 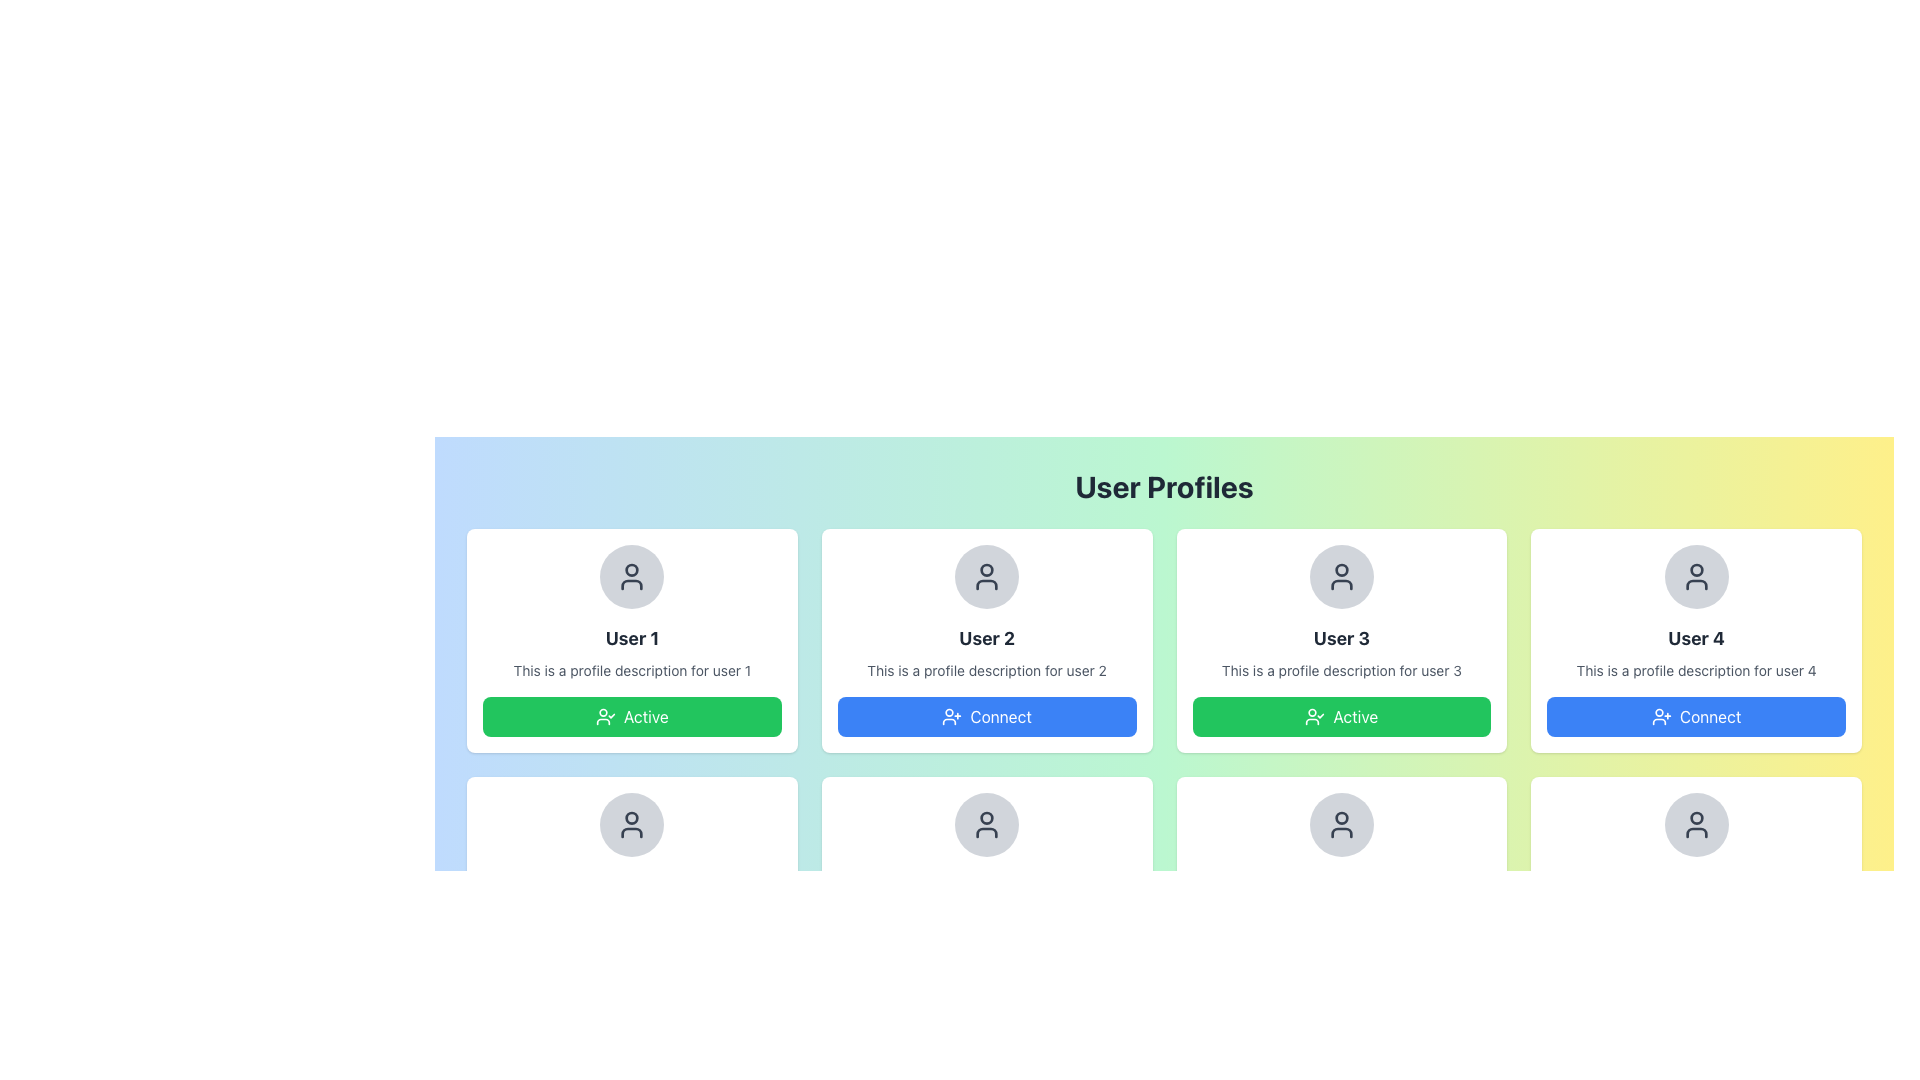 What do you see at coordinates (1695, 577) in the screenshot?
I see `the circular light-gray Avatar placeholder with a user icon, located at the top center of the fourth profile card in the user profile grid` at bounding box center [1695, 577].